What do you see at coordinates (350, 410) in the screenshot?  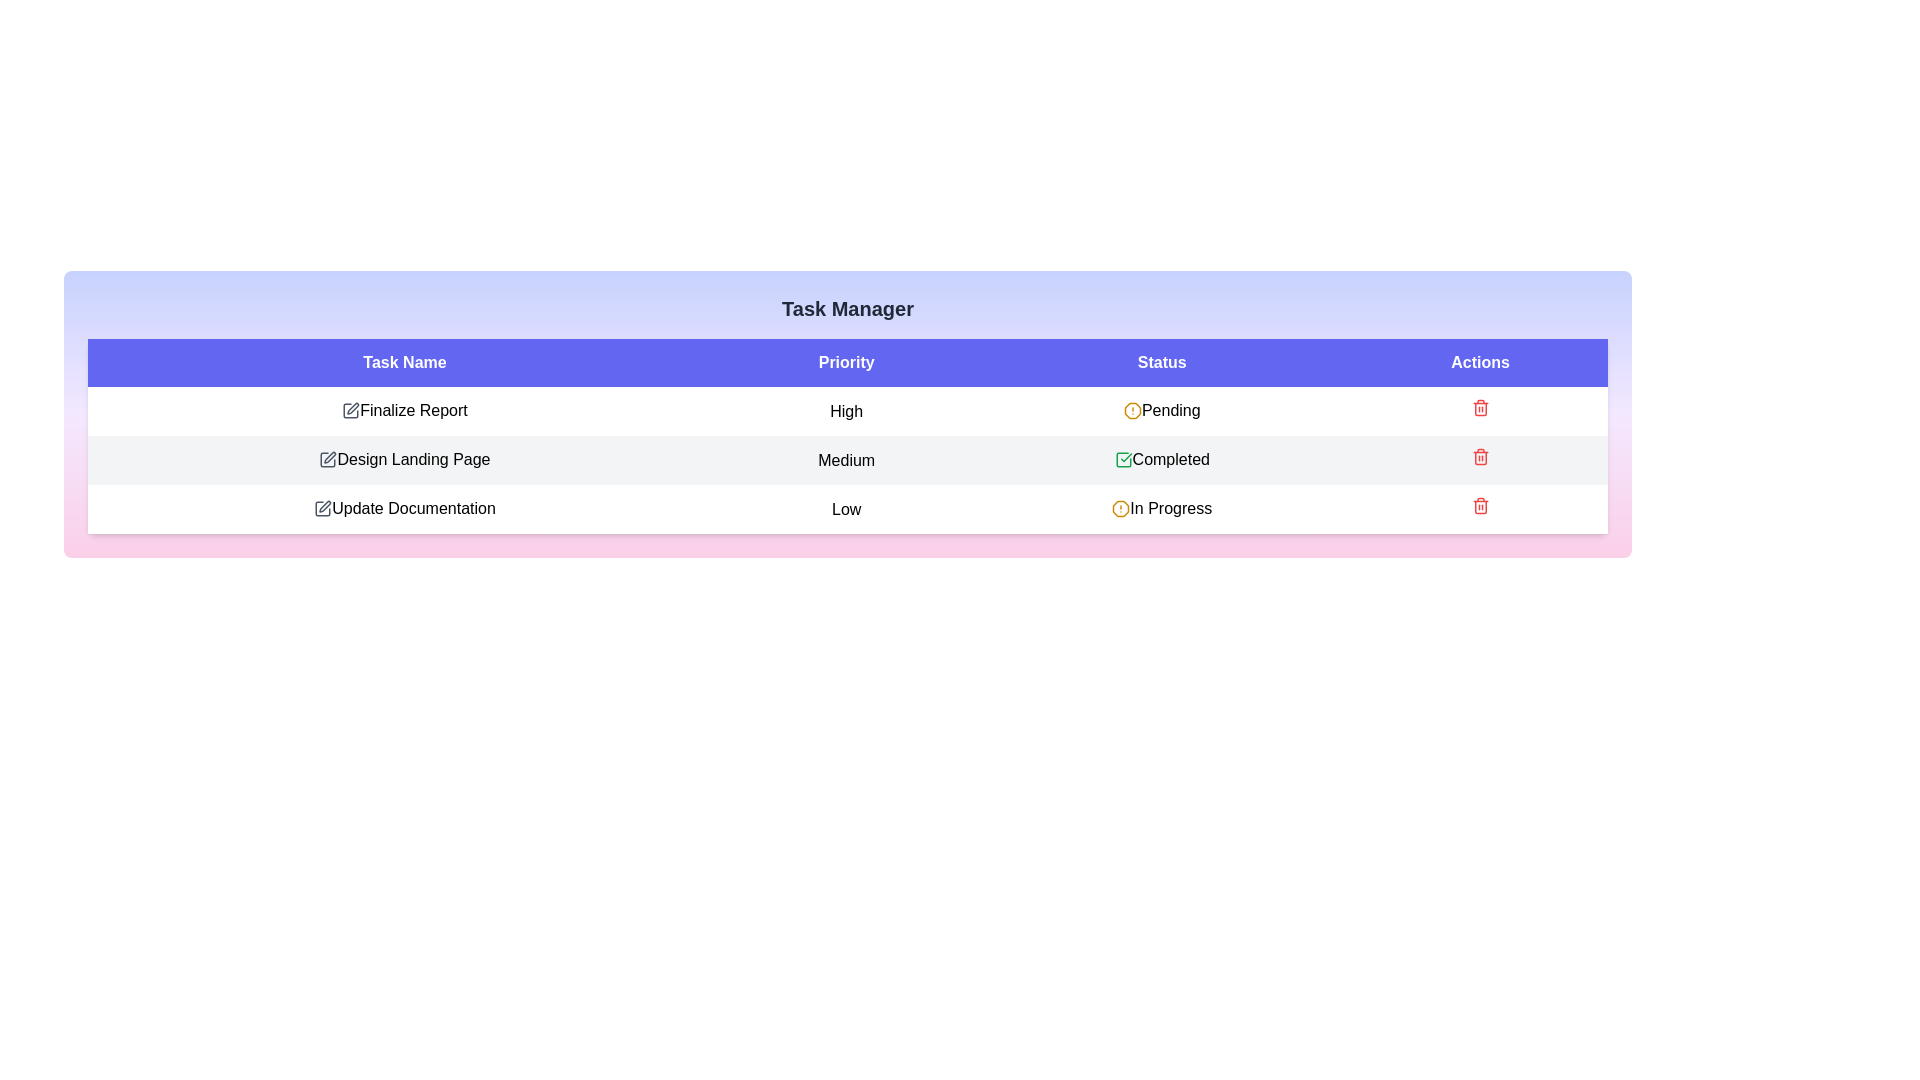 I see `the edit icon for the task named Finalize Report` at bounding box center [350, 410].